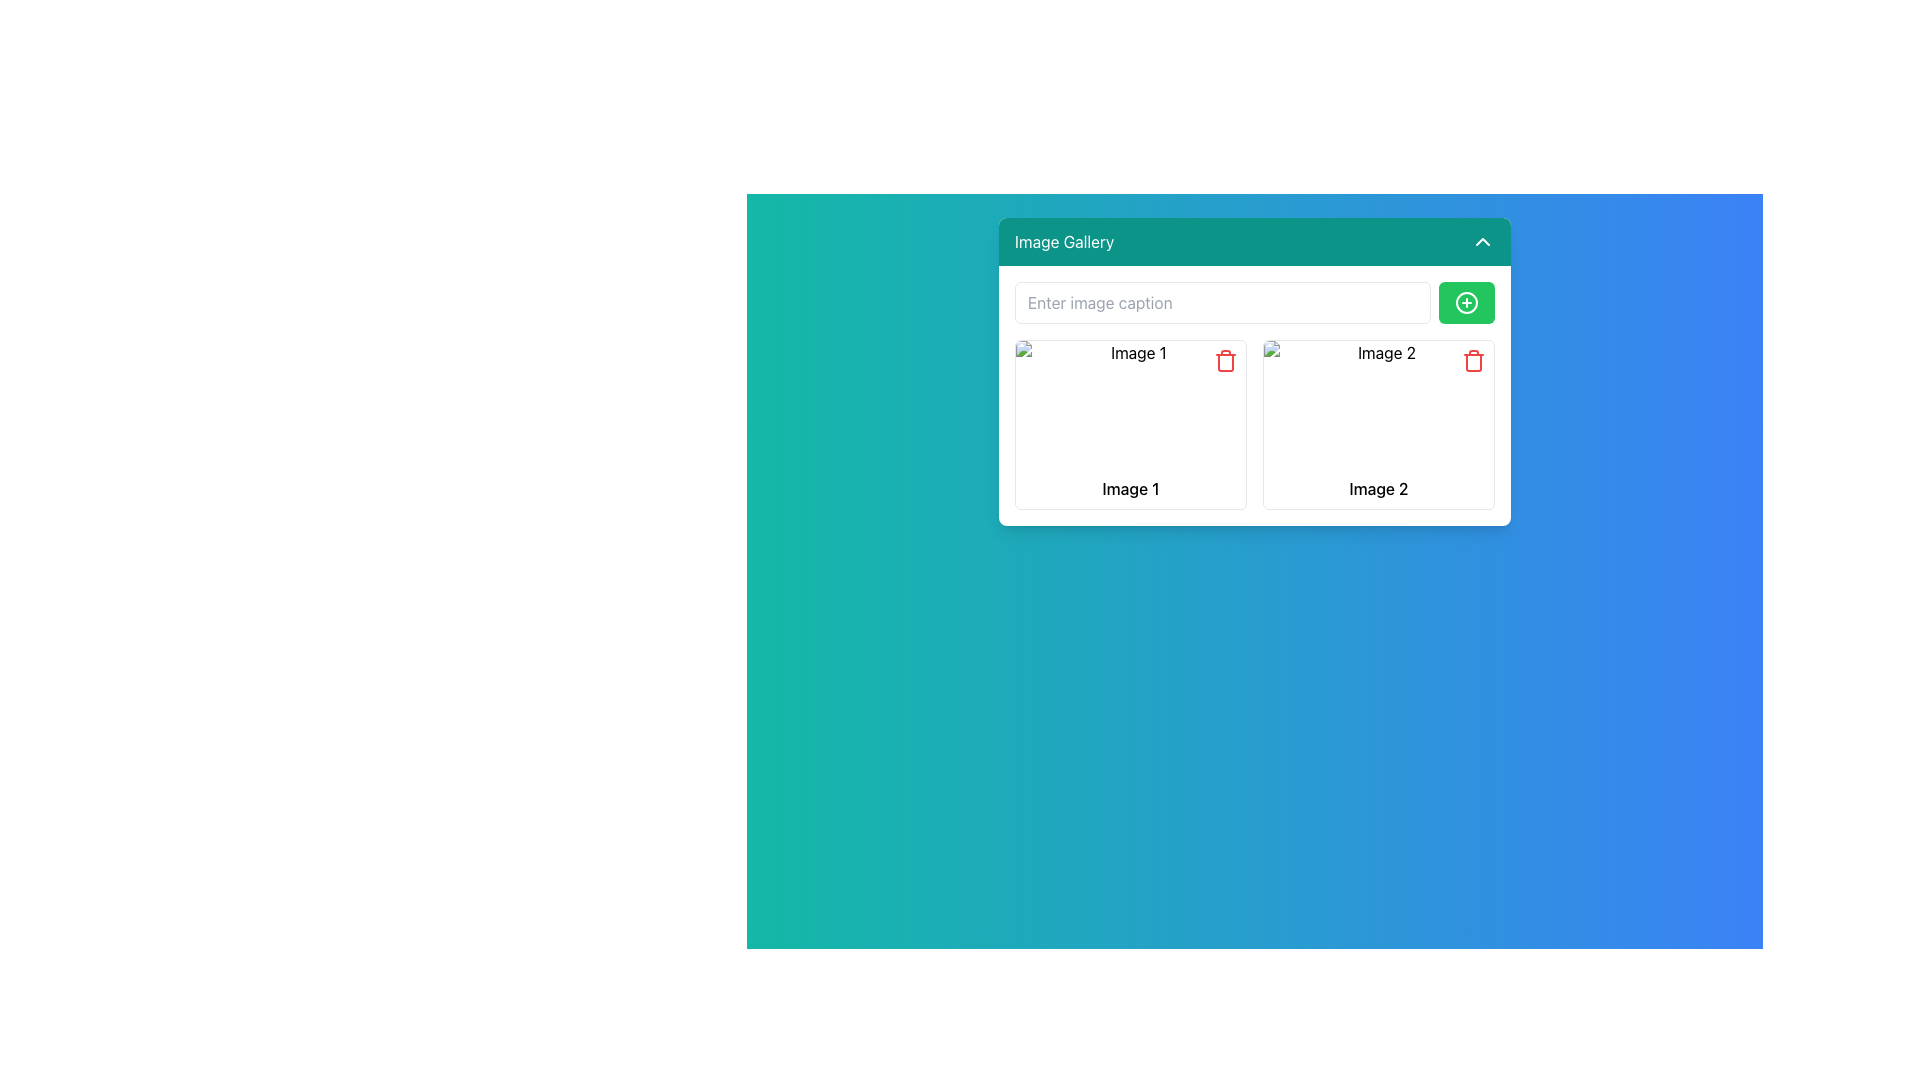  What do you see at coordinates (1131, 489) in the screenshot?
I see `the text label reading 'Image 1', which is styled with medium font weight and centered alignment, located below an image placeholder in the first column of the grid layout within the image gallery` at bounding box center [1131, 489].